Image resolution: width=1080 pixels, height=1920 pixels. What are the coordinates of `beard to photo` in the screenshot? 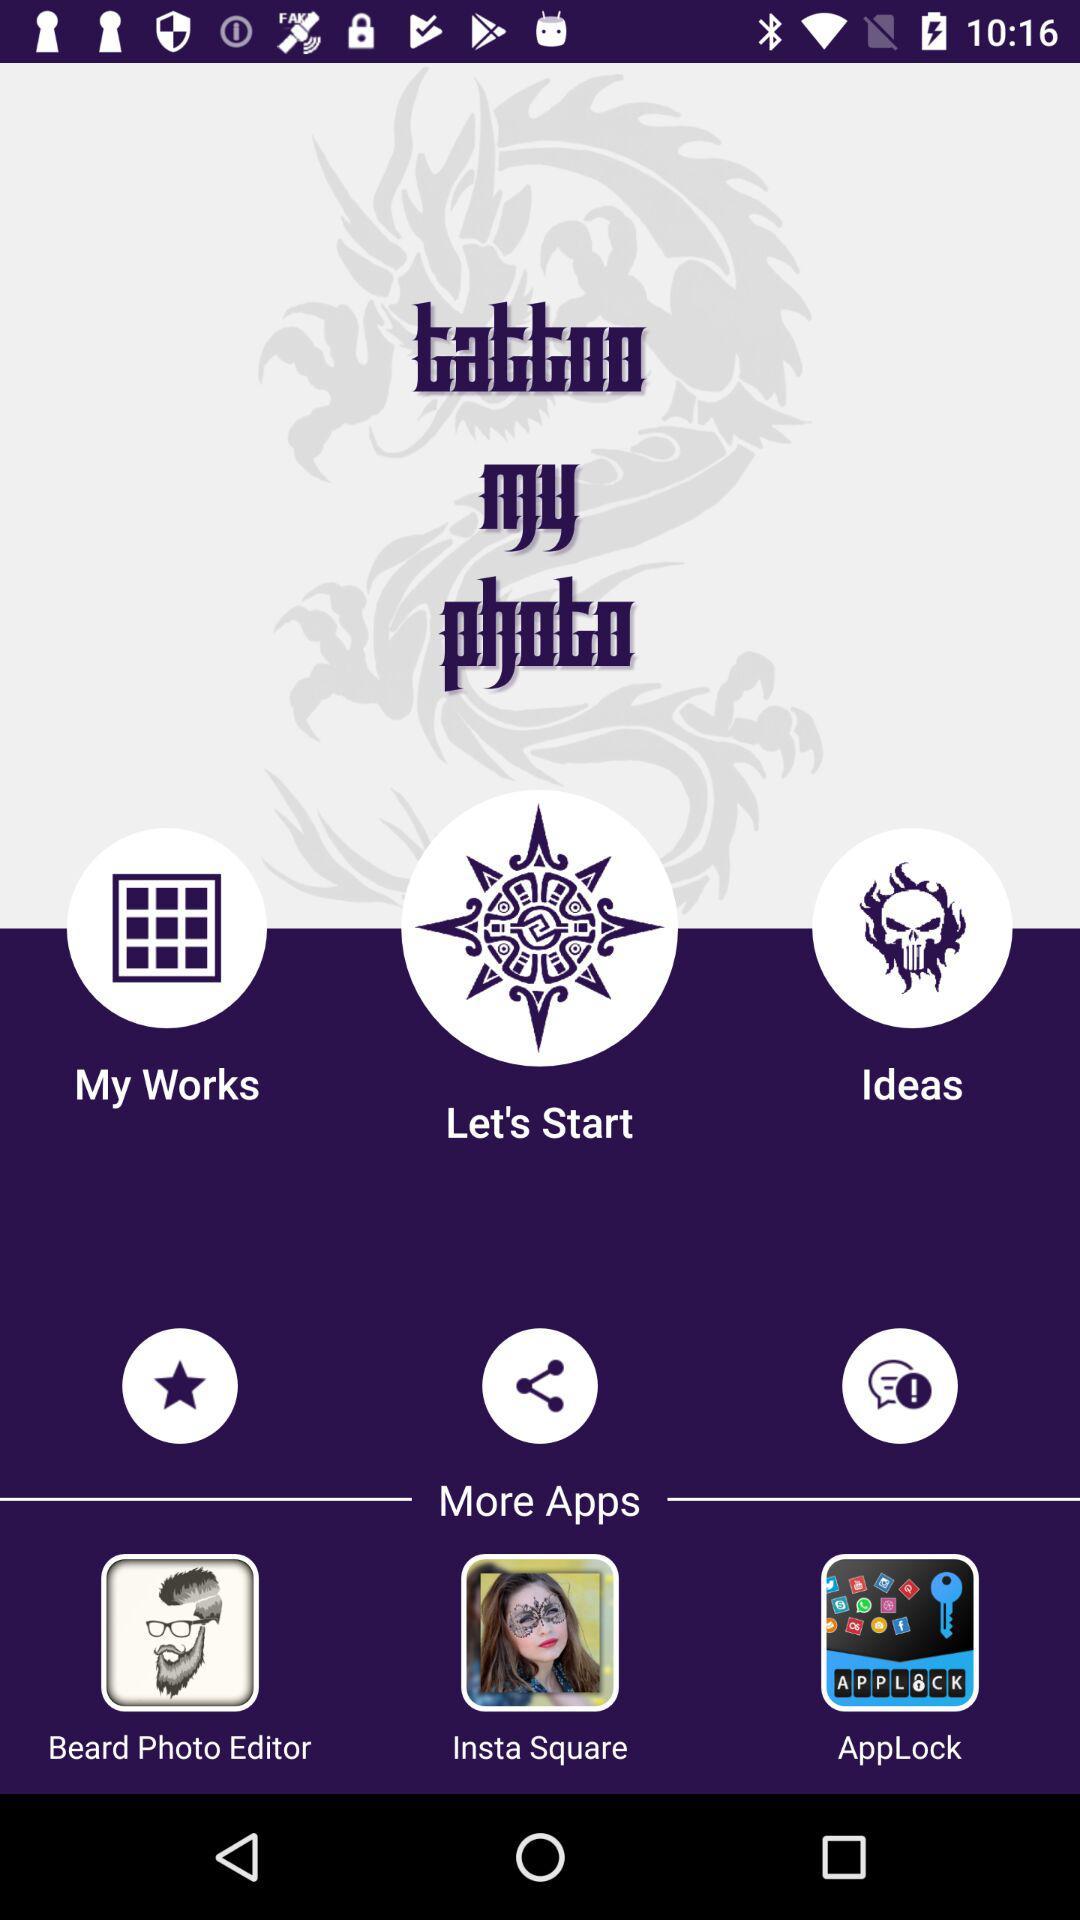 It's located at (180, 1632).